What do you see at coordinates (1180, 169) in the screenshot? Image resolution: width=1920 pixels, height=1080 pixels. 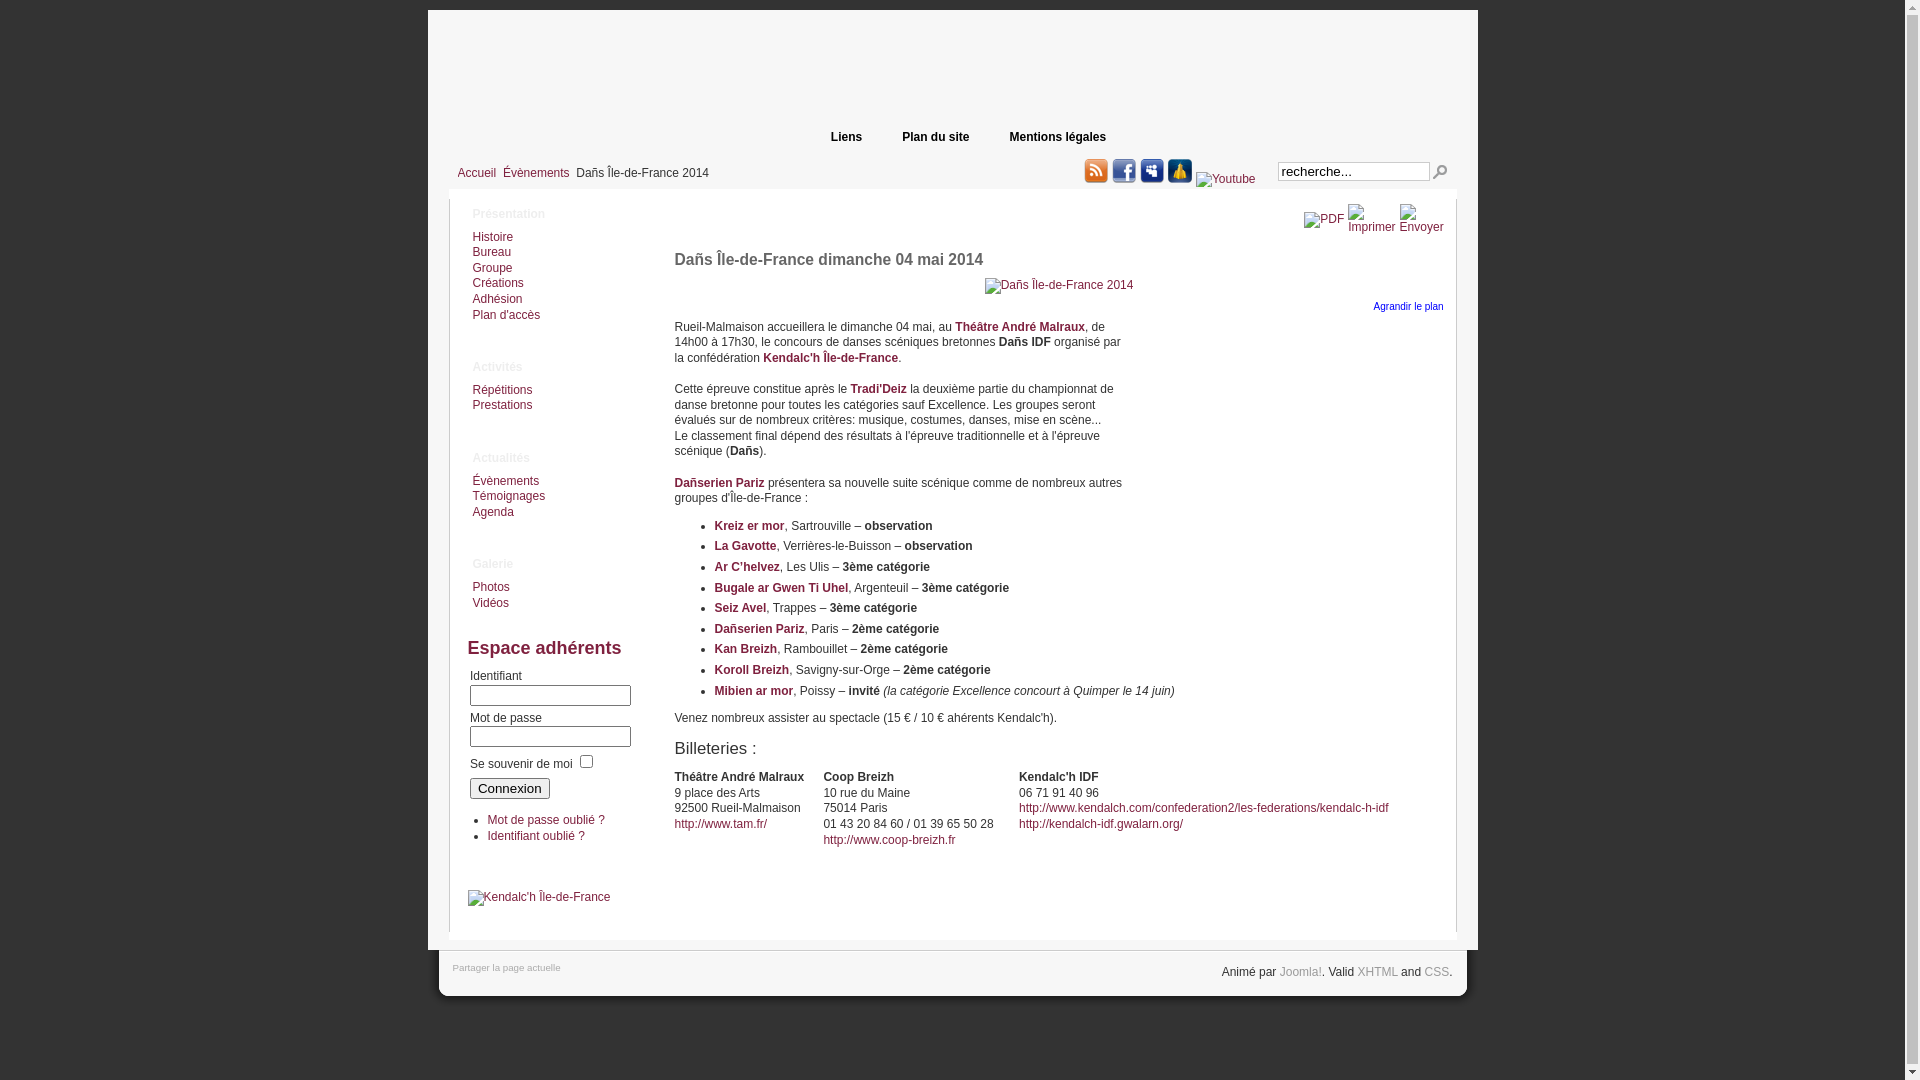 I see `'Suivez-nous sur Dailymotion'` at bounding box center [1180, 169].